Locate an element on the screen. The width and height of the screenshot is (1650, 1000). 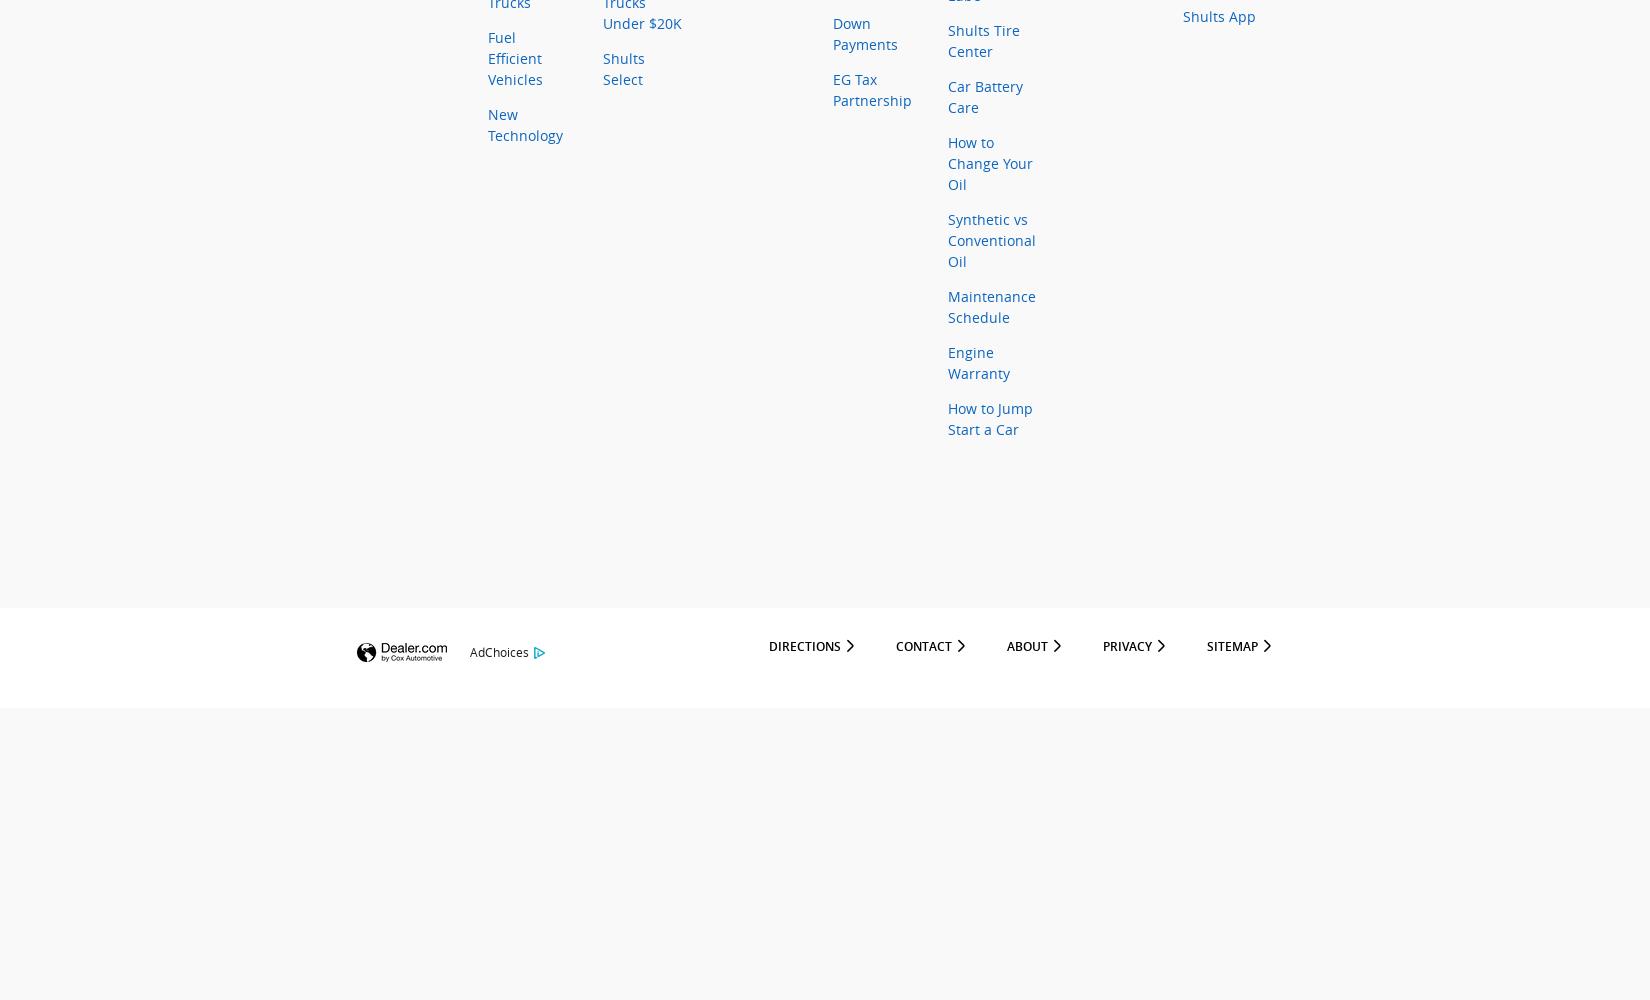
'How to Jump Start a Car' is located at coordinates (990, 419).